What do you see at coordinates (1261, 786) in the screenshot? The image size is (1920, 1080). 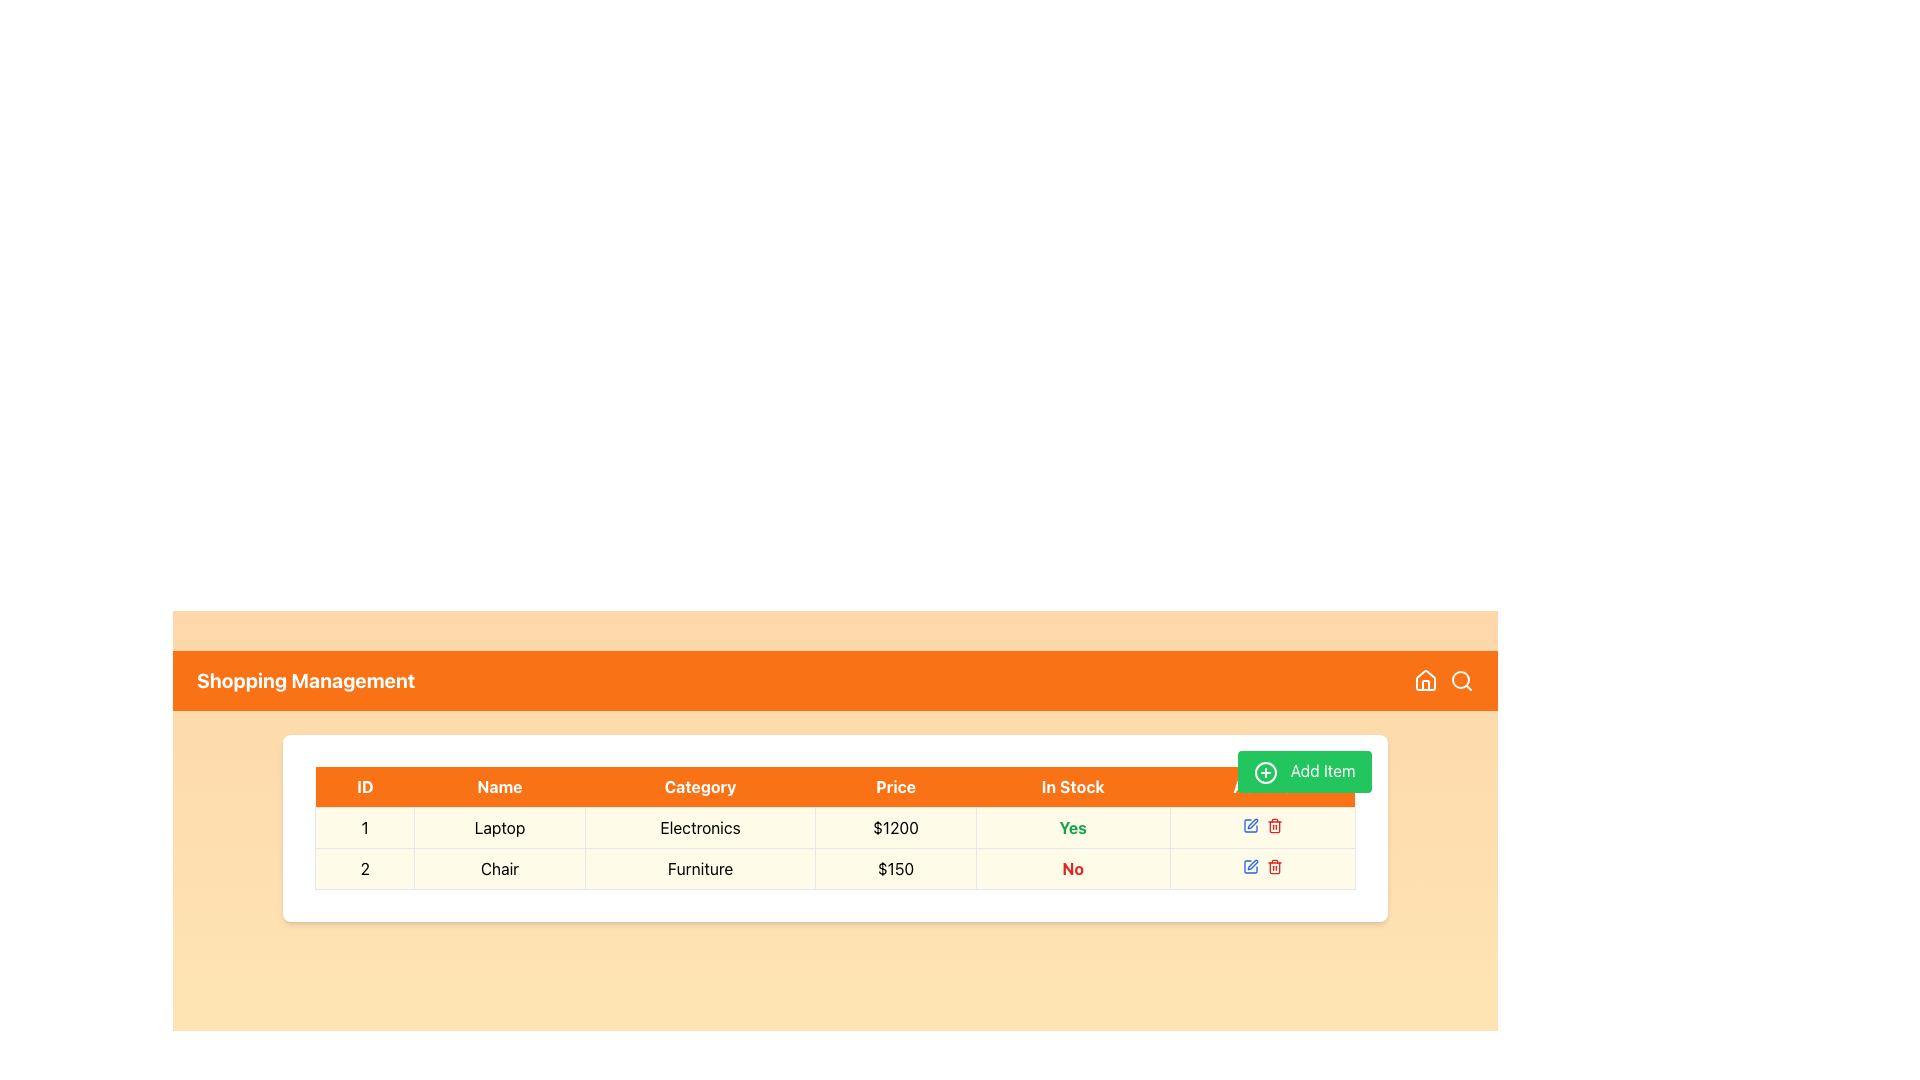 I see `the header text label of the actions column in the data table, located at the far right of the header row` at bounding box center [1261, 786].